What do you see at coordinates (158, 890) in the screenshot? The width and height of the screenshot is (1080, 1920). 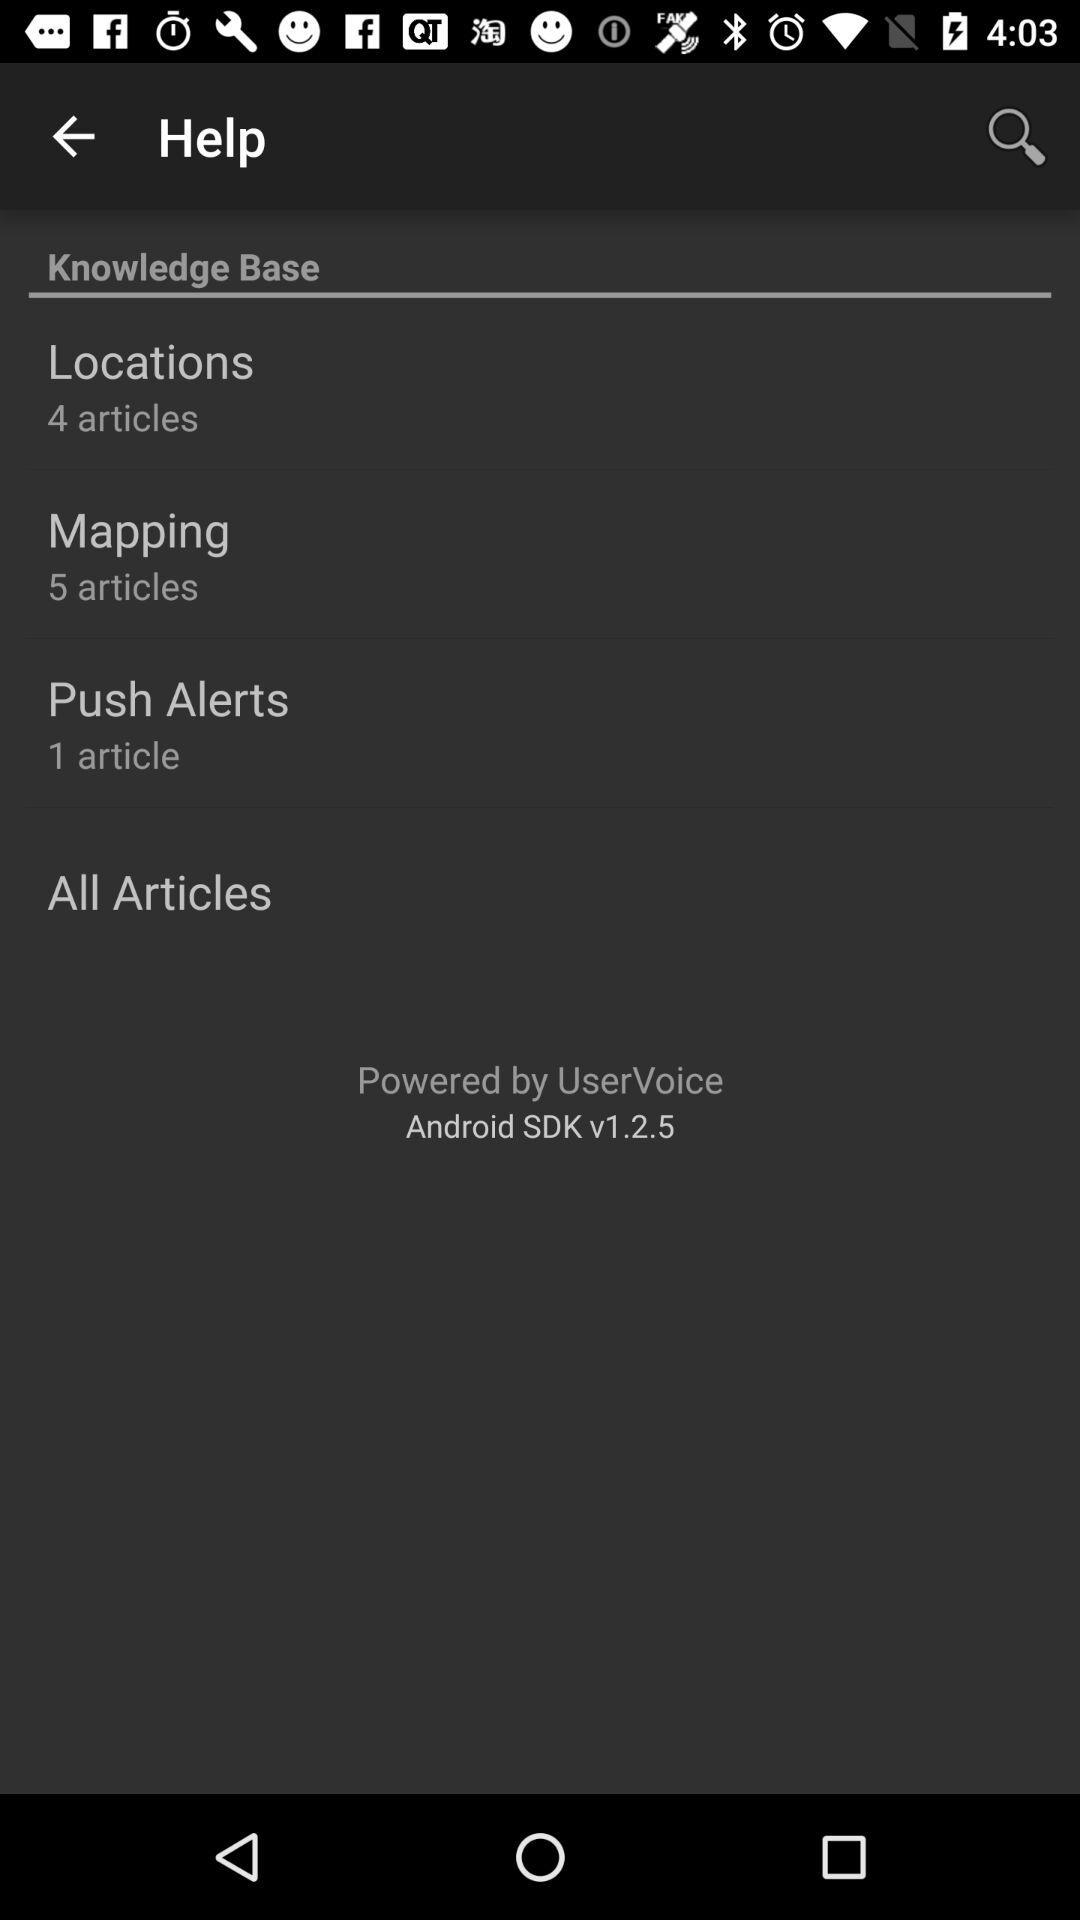 I see `all articles` at bounding box center [158, 890].